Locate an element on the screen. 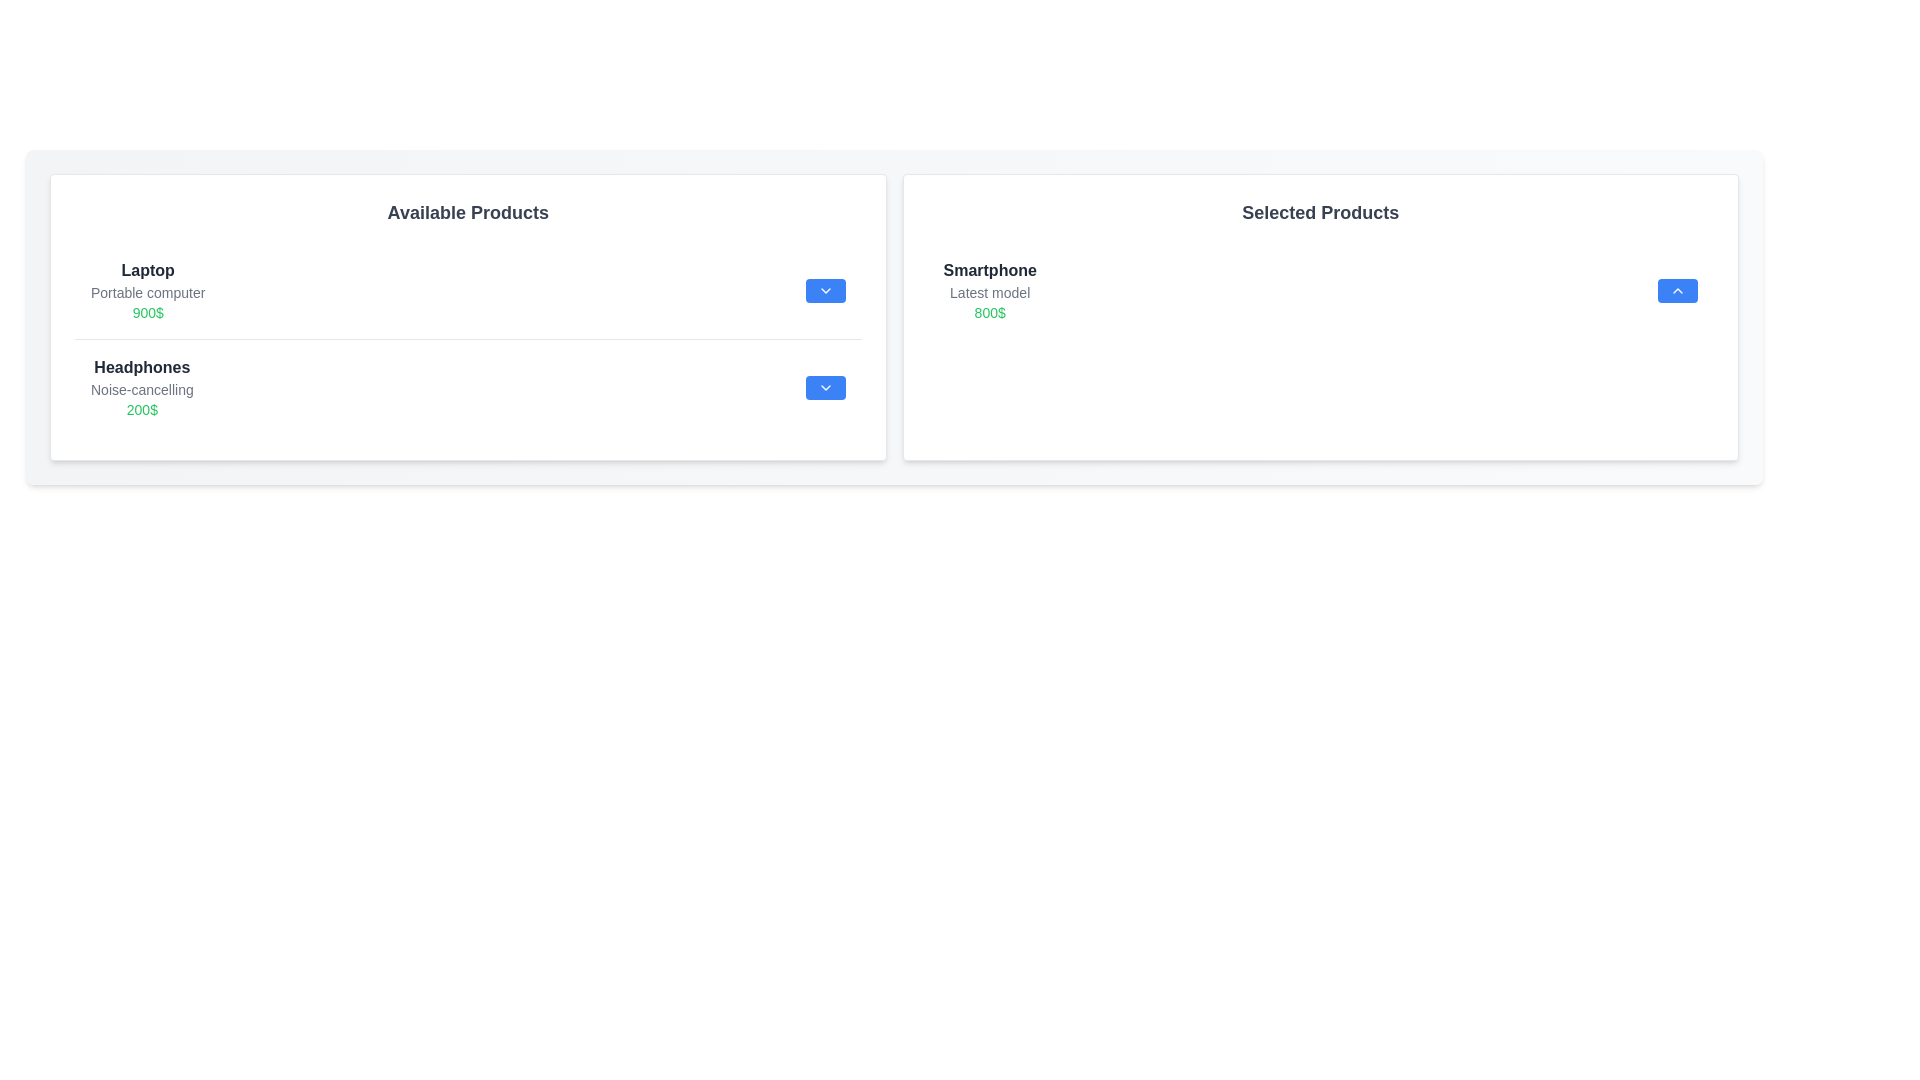 The height and width of the screenshot is (1080, 1920). downward arrow button next to the item 'Laptop' in the 'Available Products' list to transfer it to the 'Selected Products' list is located at coordinates (825, 290).